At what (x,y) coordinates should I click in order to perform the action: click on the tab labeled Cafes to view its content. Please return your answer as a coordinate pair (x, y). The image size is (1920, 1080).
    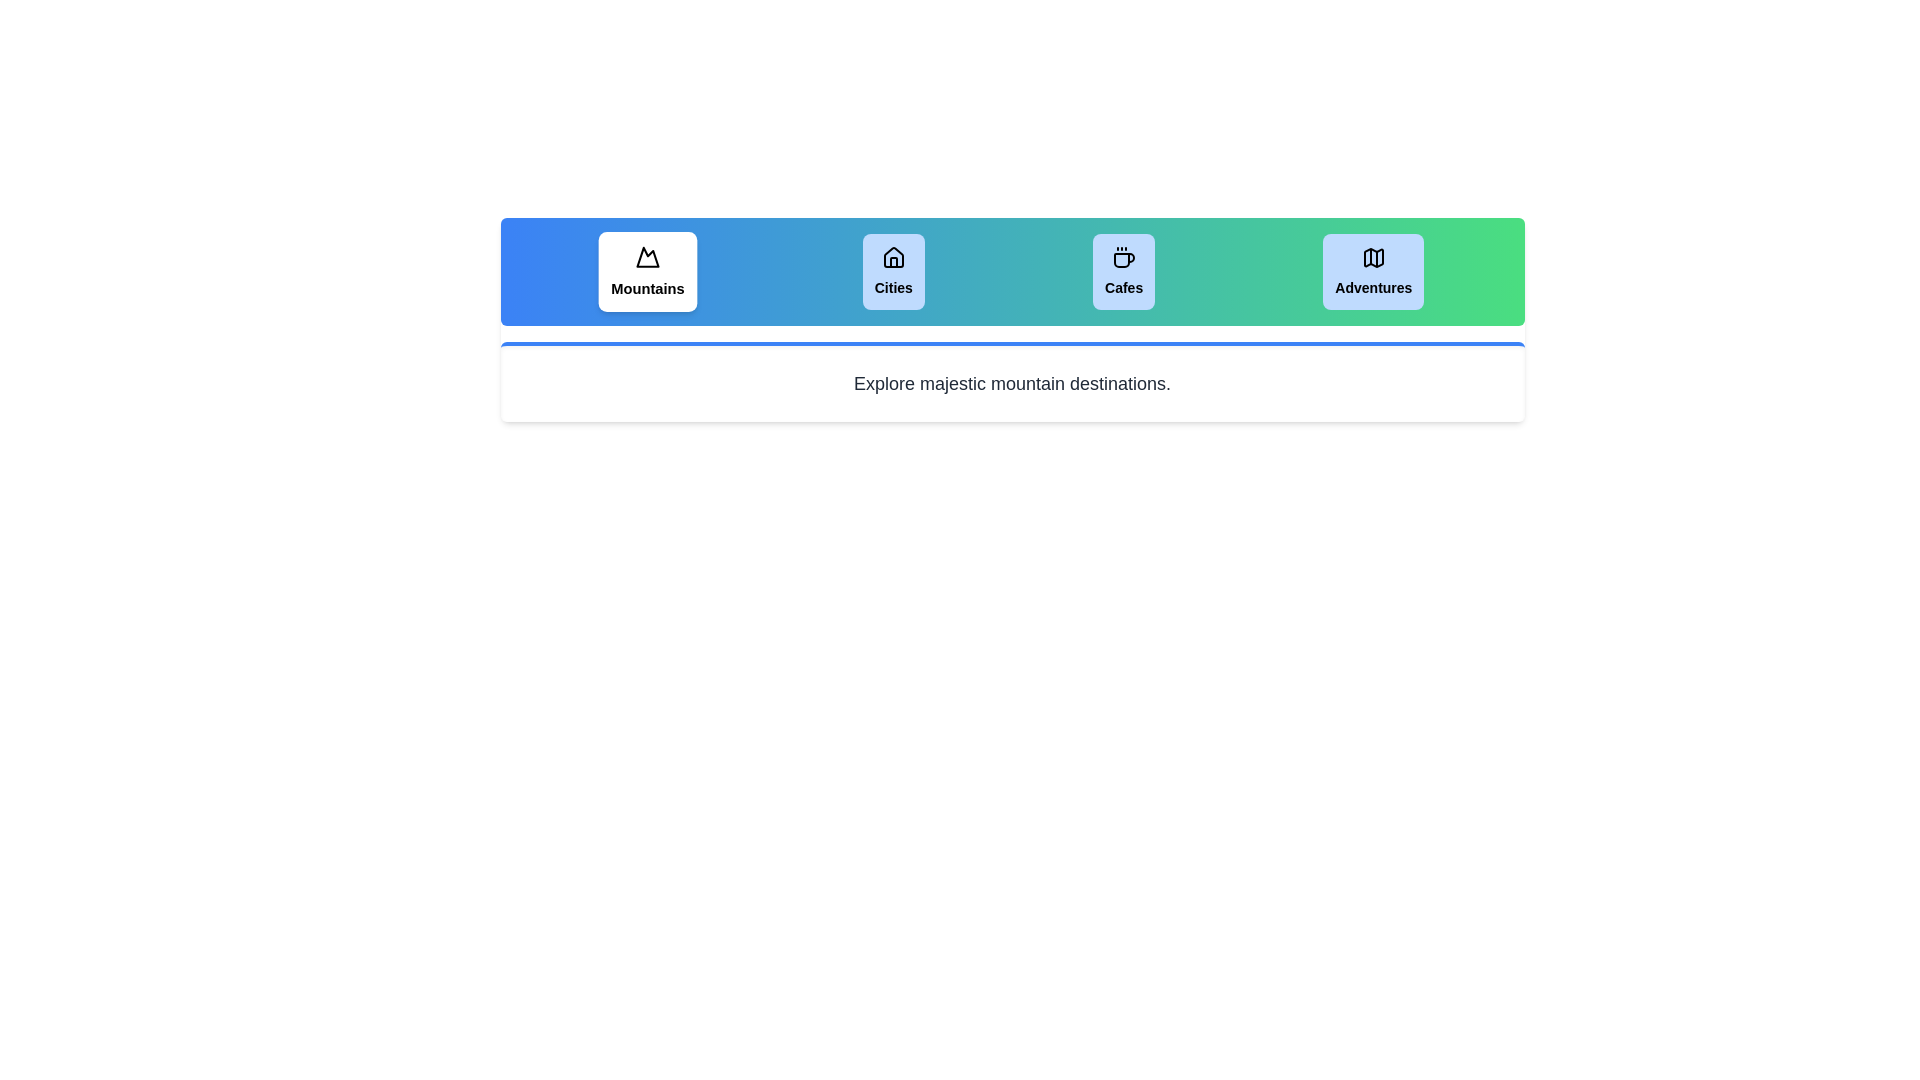
    Looking at the image, I should click on (1124, 272).